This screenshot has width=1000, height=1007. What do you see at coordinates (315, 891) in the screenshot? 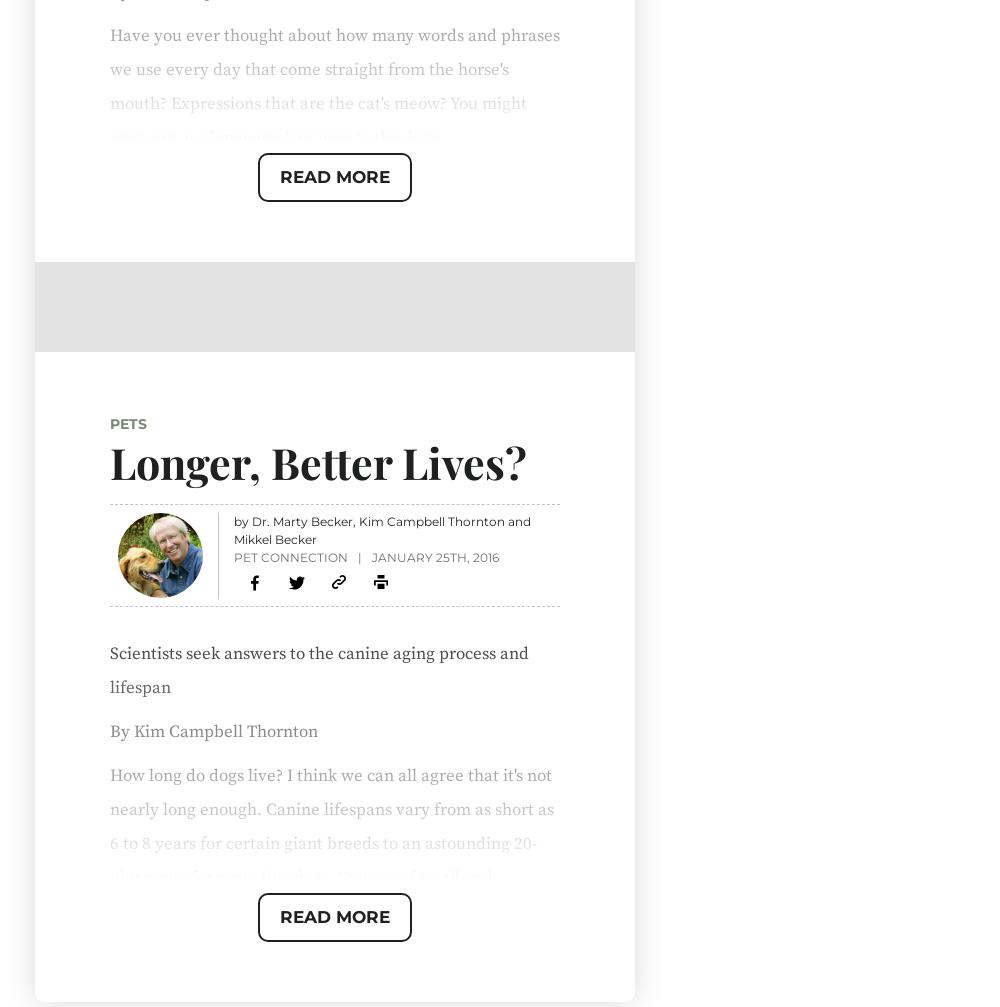
I see `'Dog-lovers have their own distinctive description, also deriving from ancient Greek. They are cynophilists, or cynophiles.'` at bounding box center [315, 891].